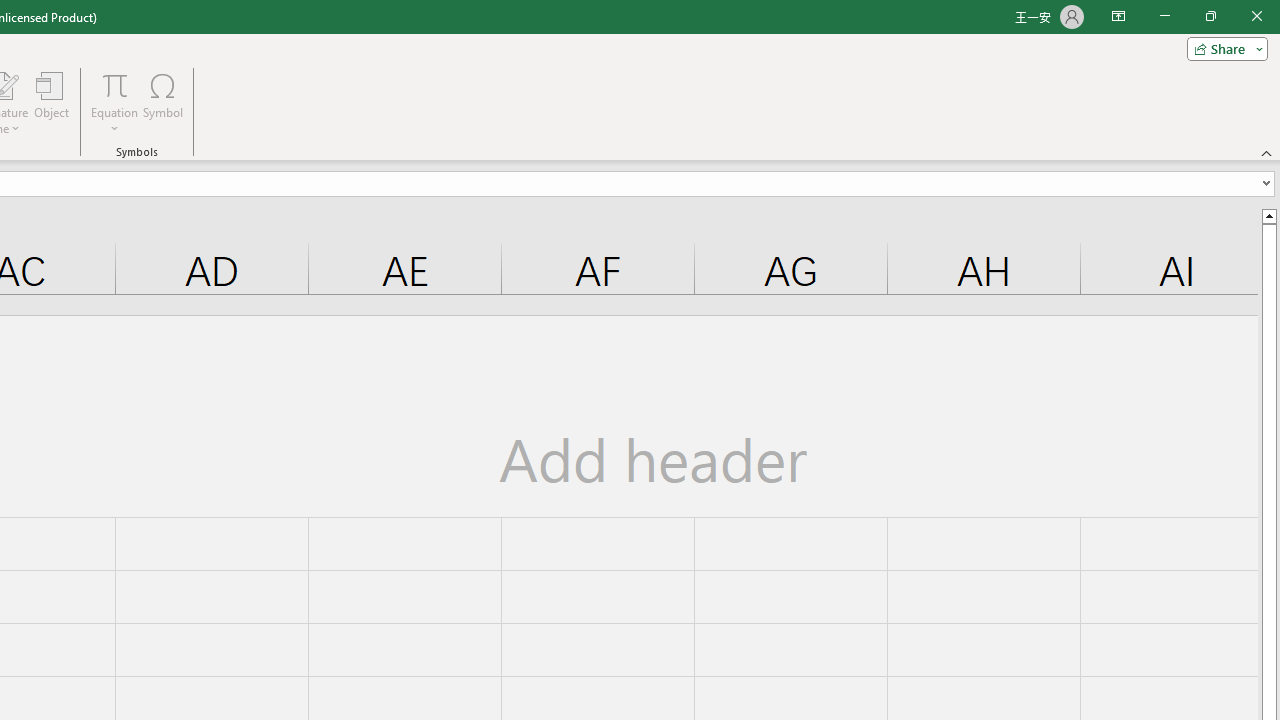 Image resolution: width=1280 pixels, height=720 pixels. I want to click on 'Object...', so click(51, 103).